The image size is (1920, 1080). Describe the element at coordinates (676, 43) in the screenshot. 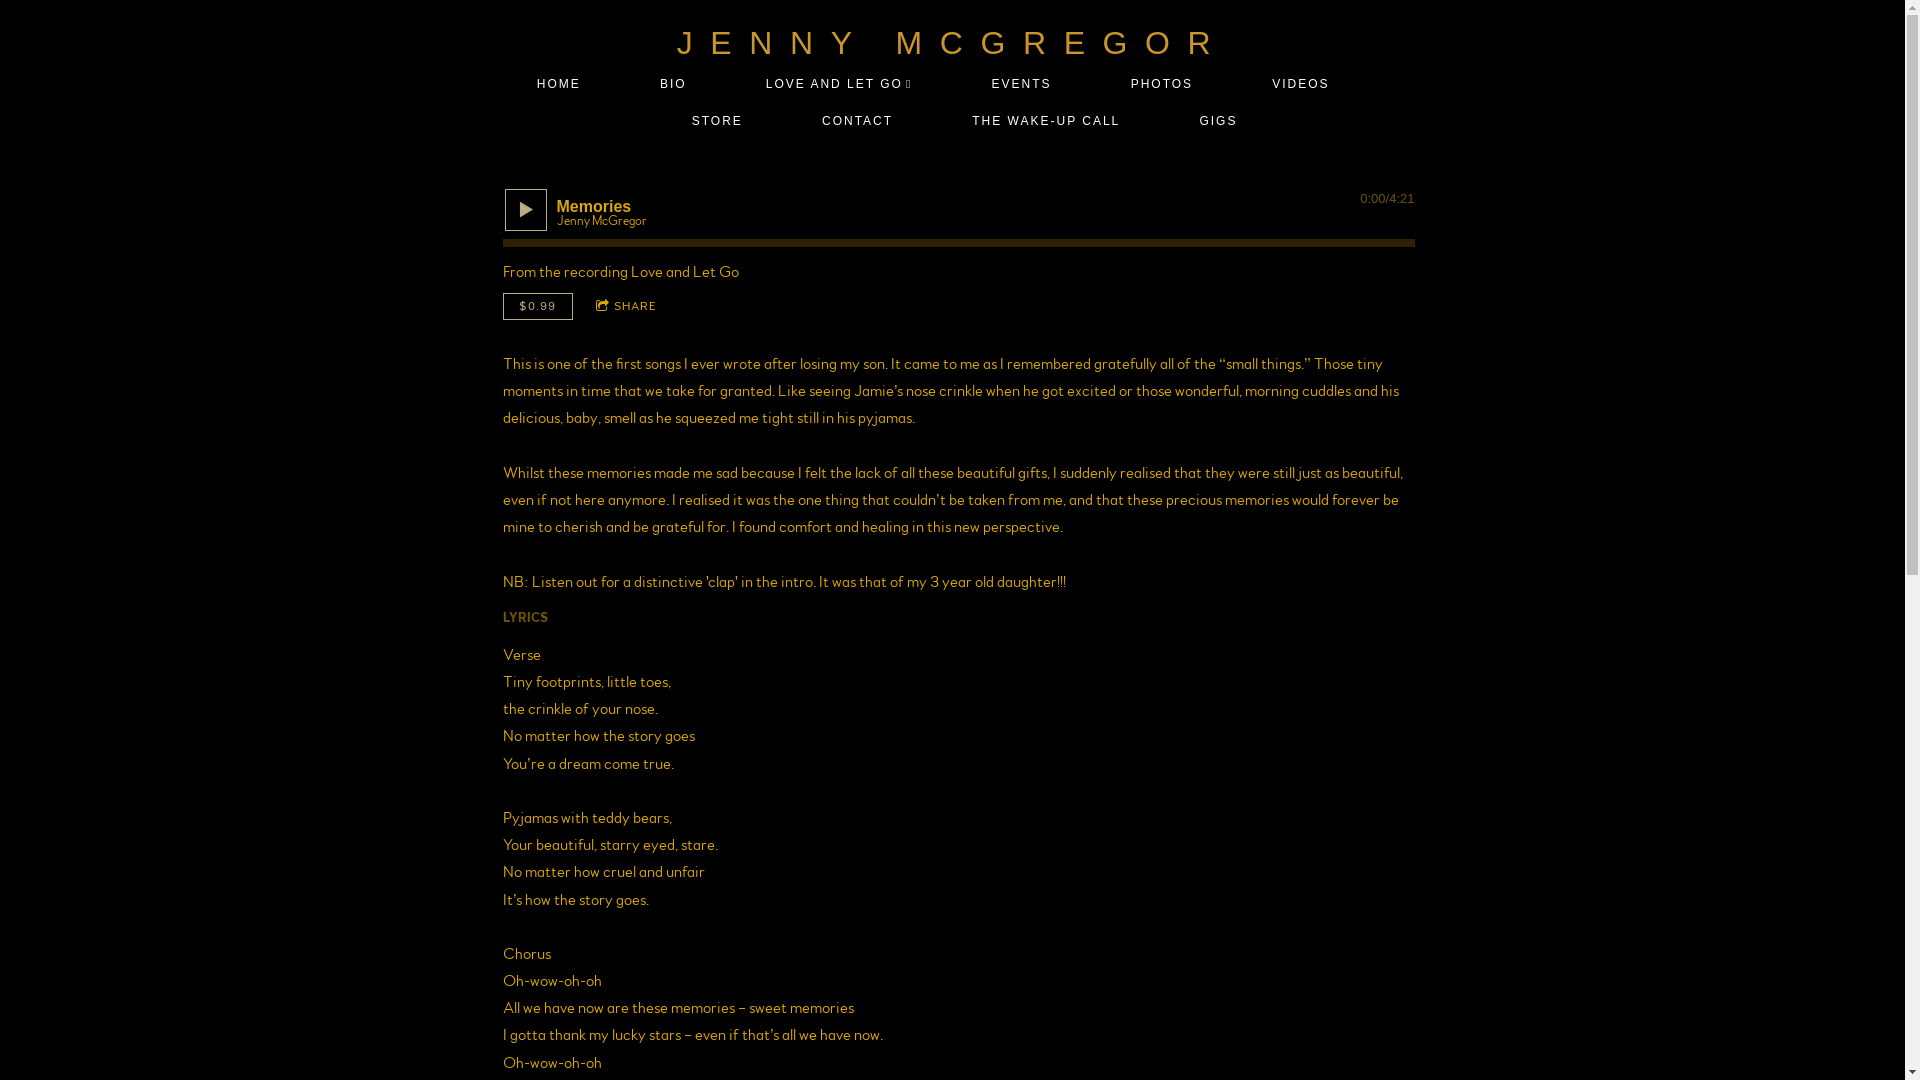

I see `'JENNY MCGREGOR'` at that location.